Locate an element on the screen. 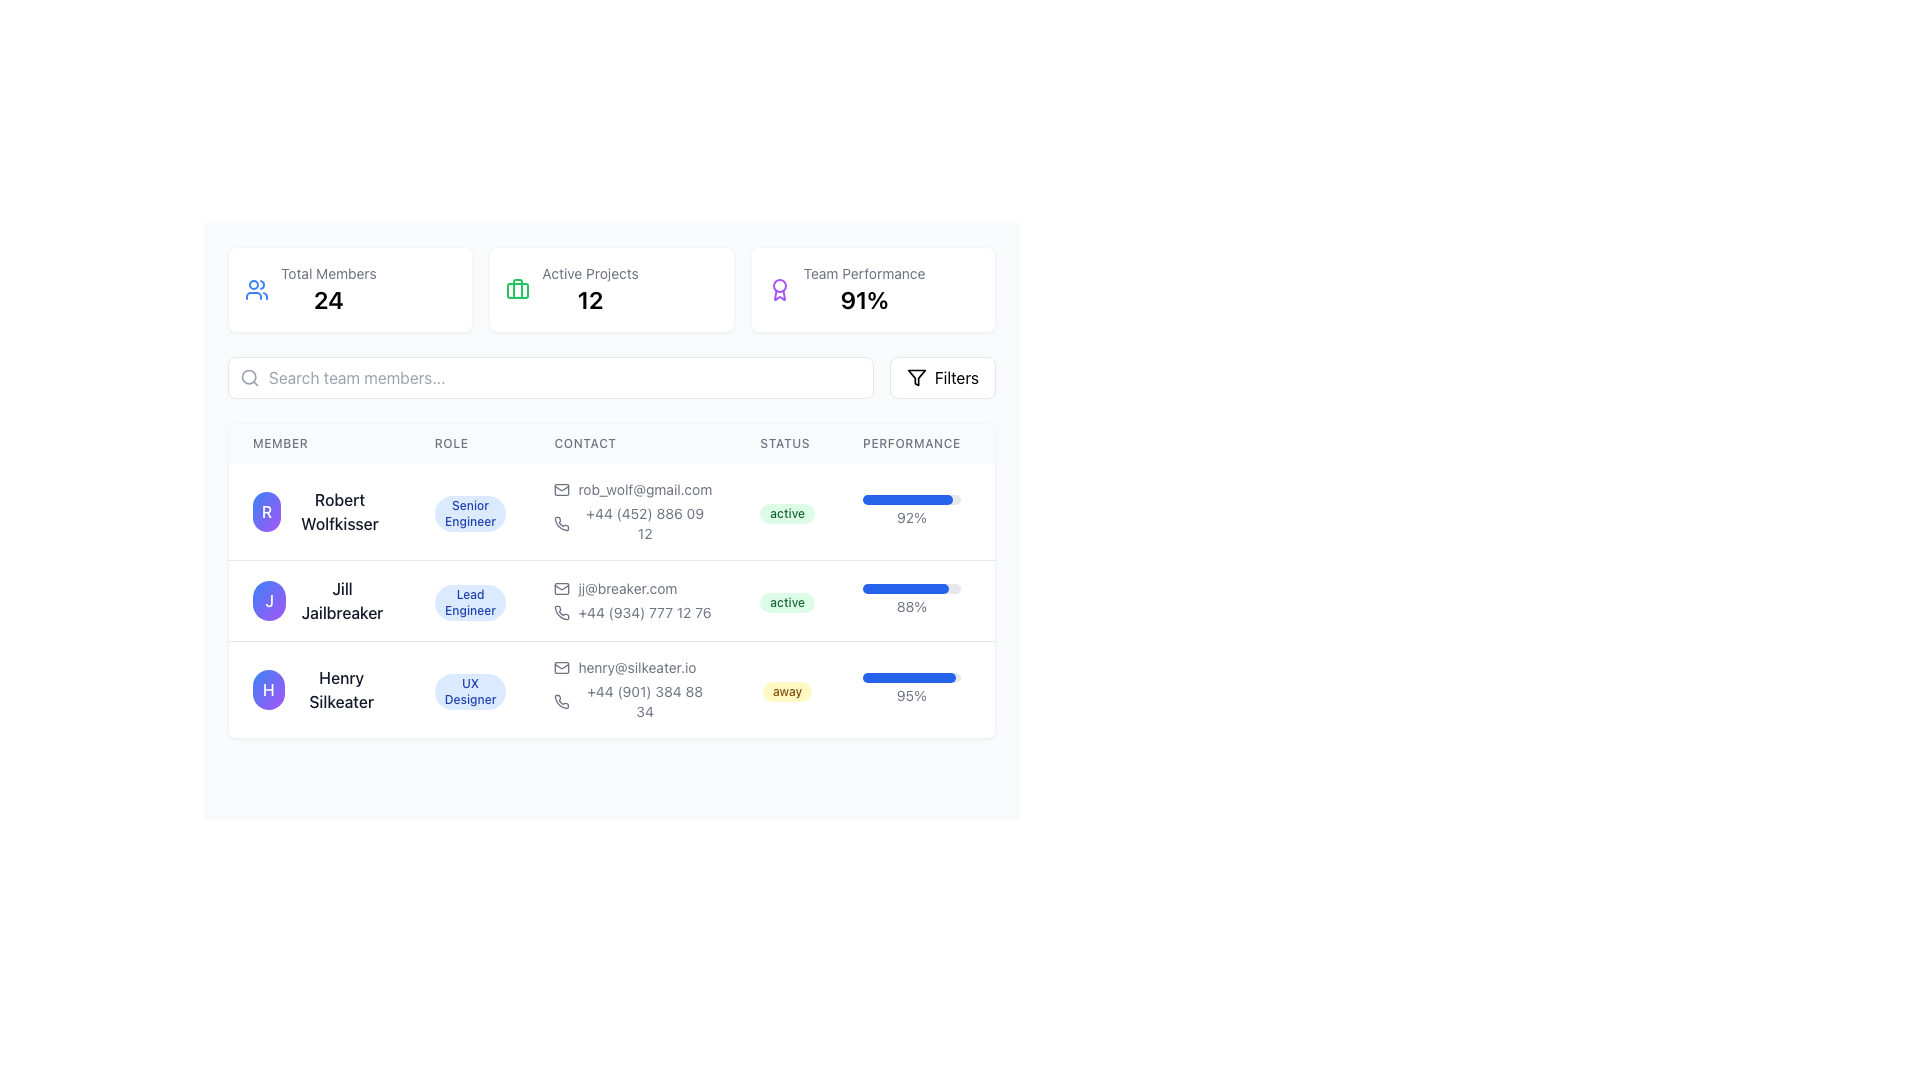 This screenshot has width=1920, height=1080. the phone number text label in the 'Contact' column of the second row, which is displayed in small gray text and is located below the email address is located at coordinates (632, 612).